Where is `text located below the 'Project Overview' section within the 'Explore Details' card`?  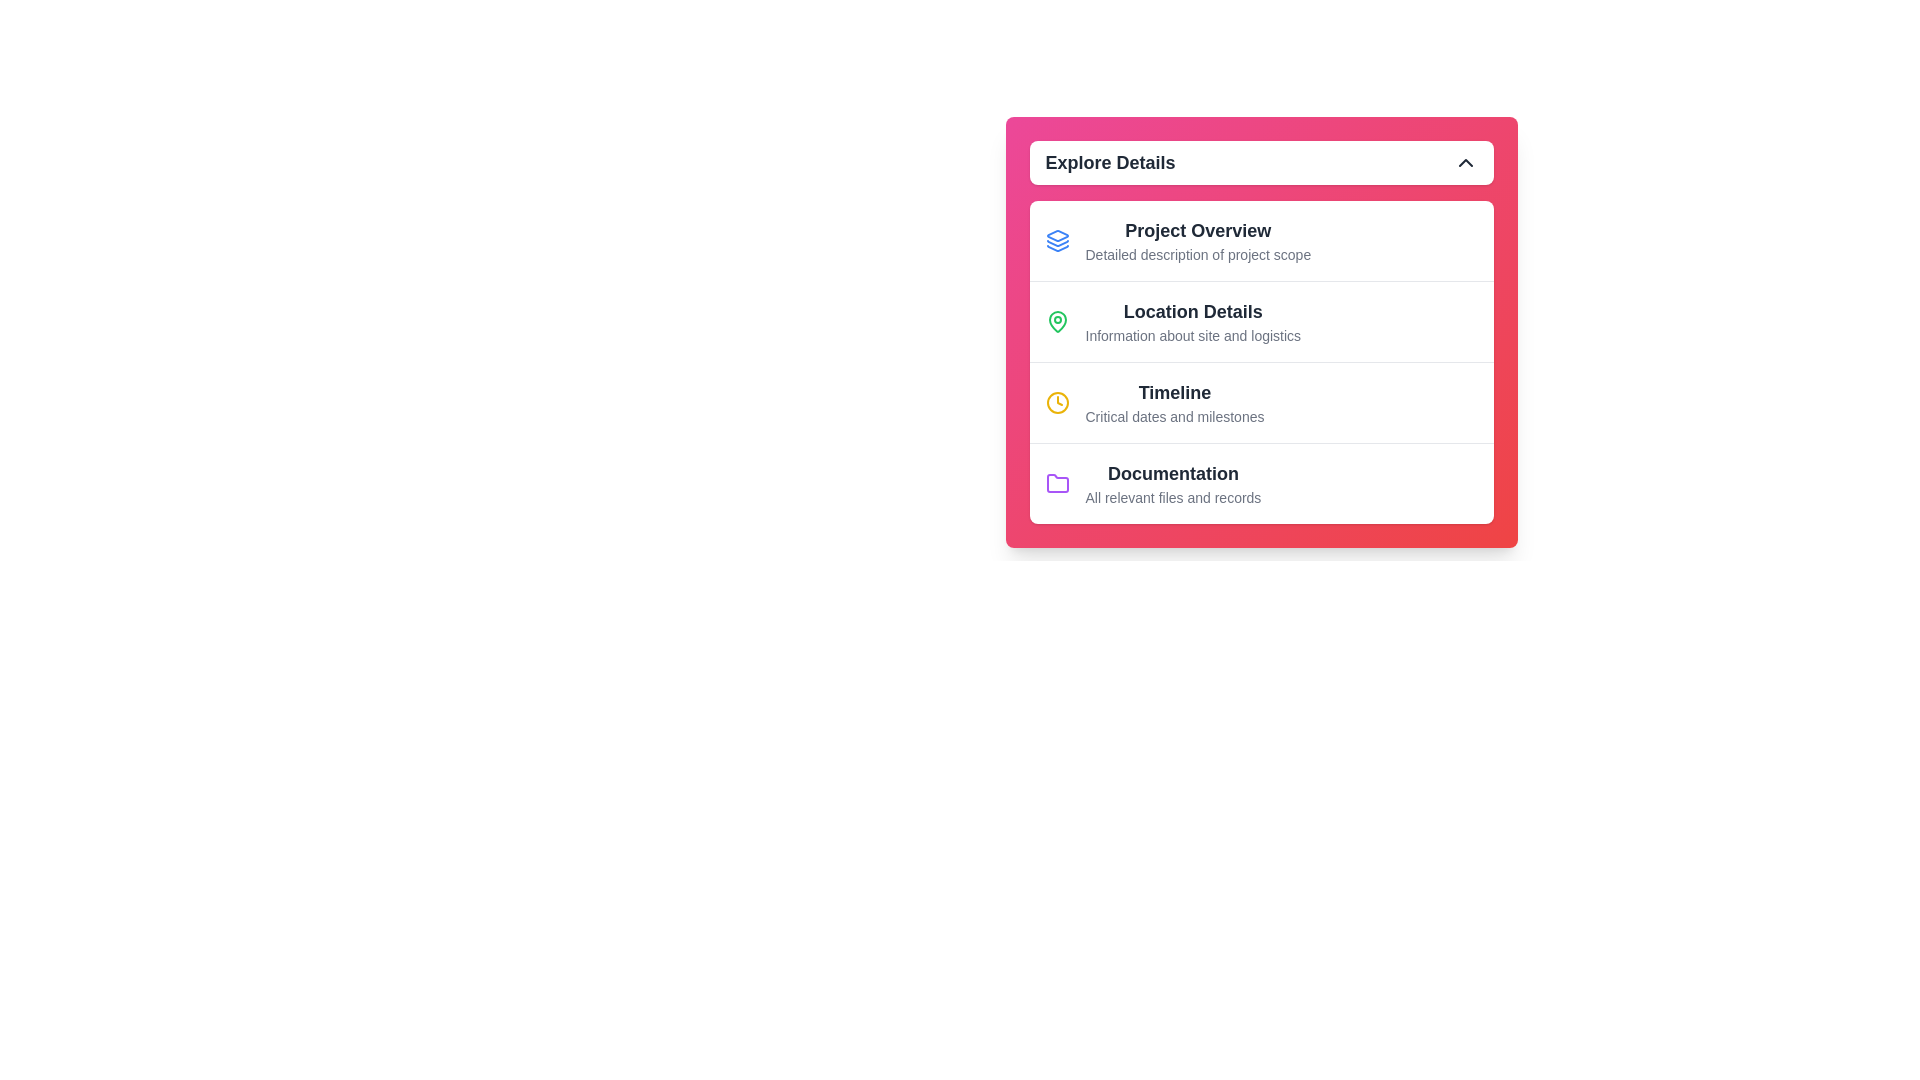 text located below the 'Project Overview' section within the 'Explore Details' card is located at coordinates (1198, 253).